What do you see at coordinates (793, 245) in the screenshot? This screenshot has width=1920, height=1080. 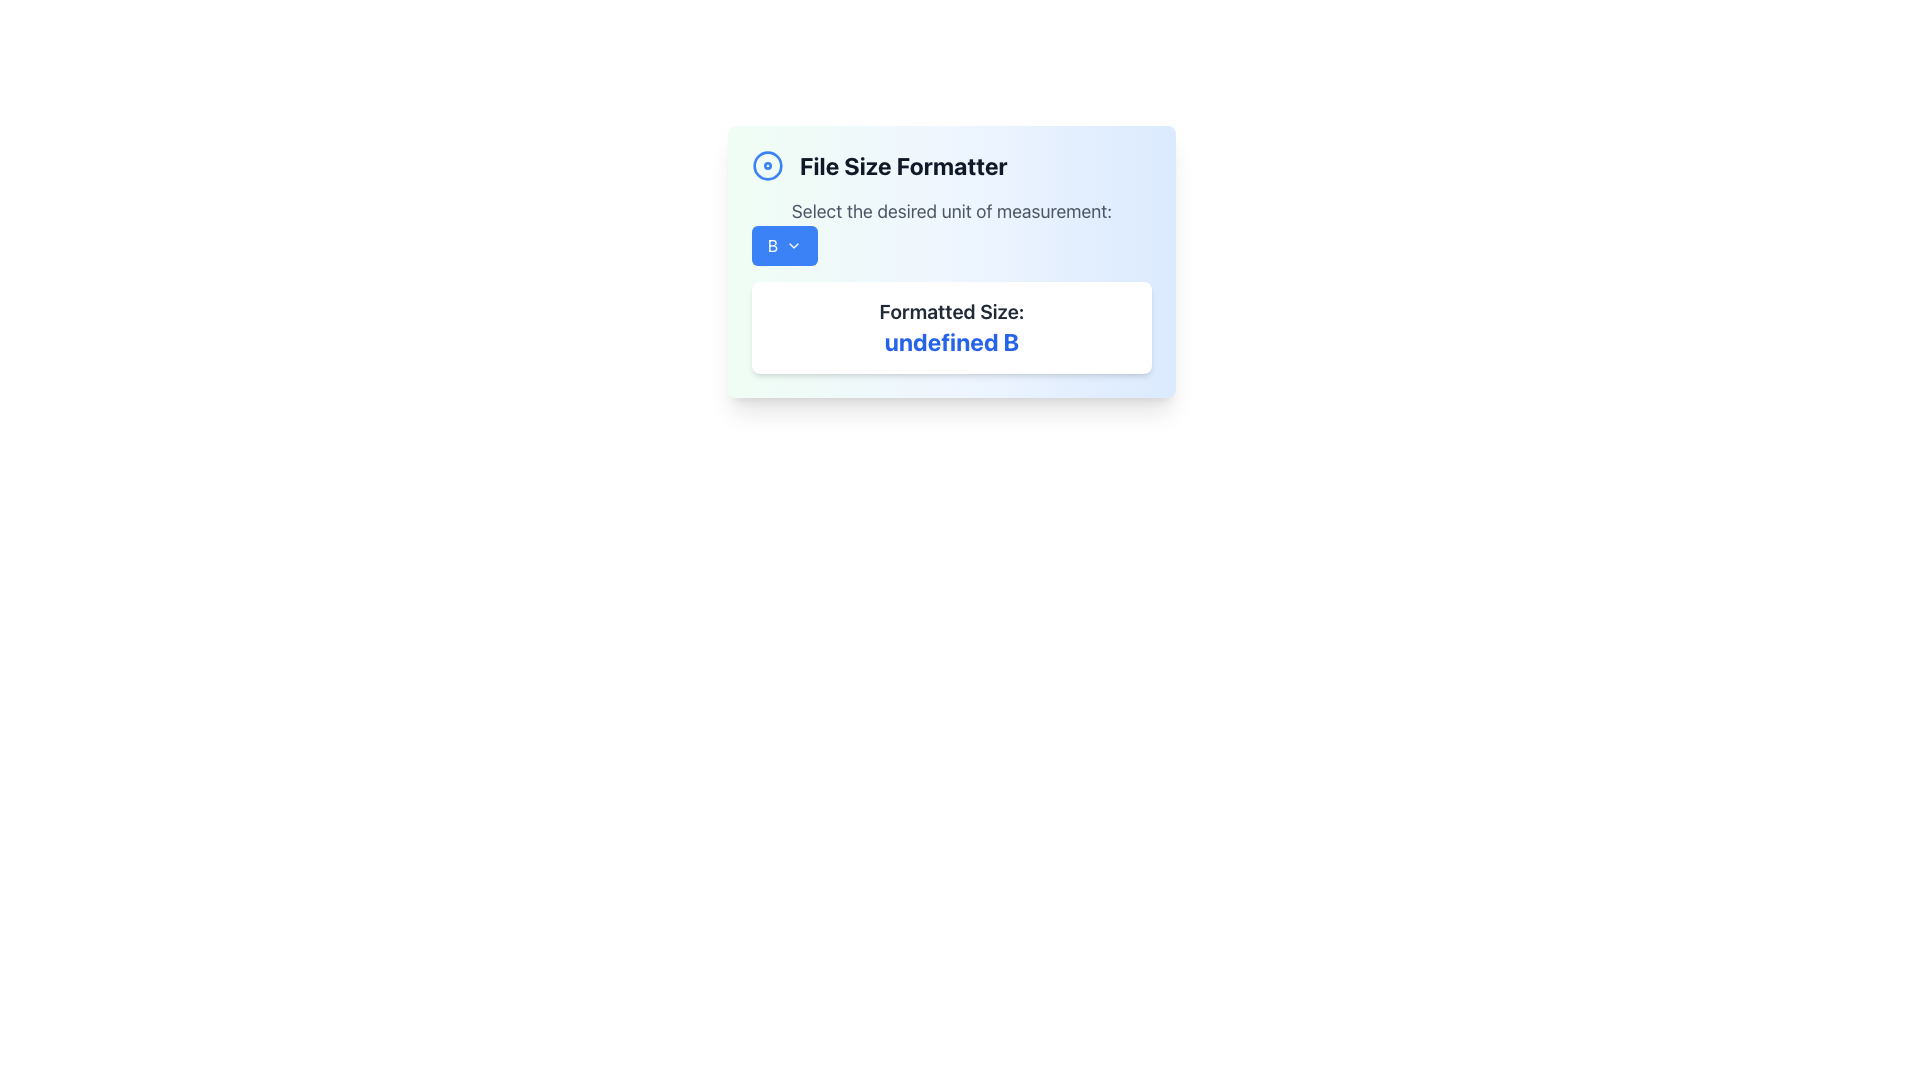 I see `the chevron-down icon located on the right side of the blue button labeled 'B'` at bounding box center [793, 245].